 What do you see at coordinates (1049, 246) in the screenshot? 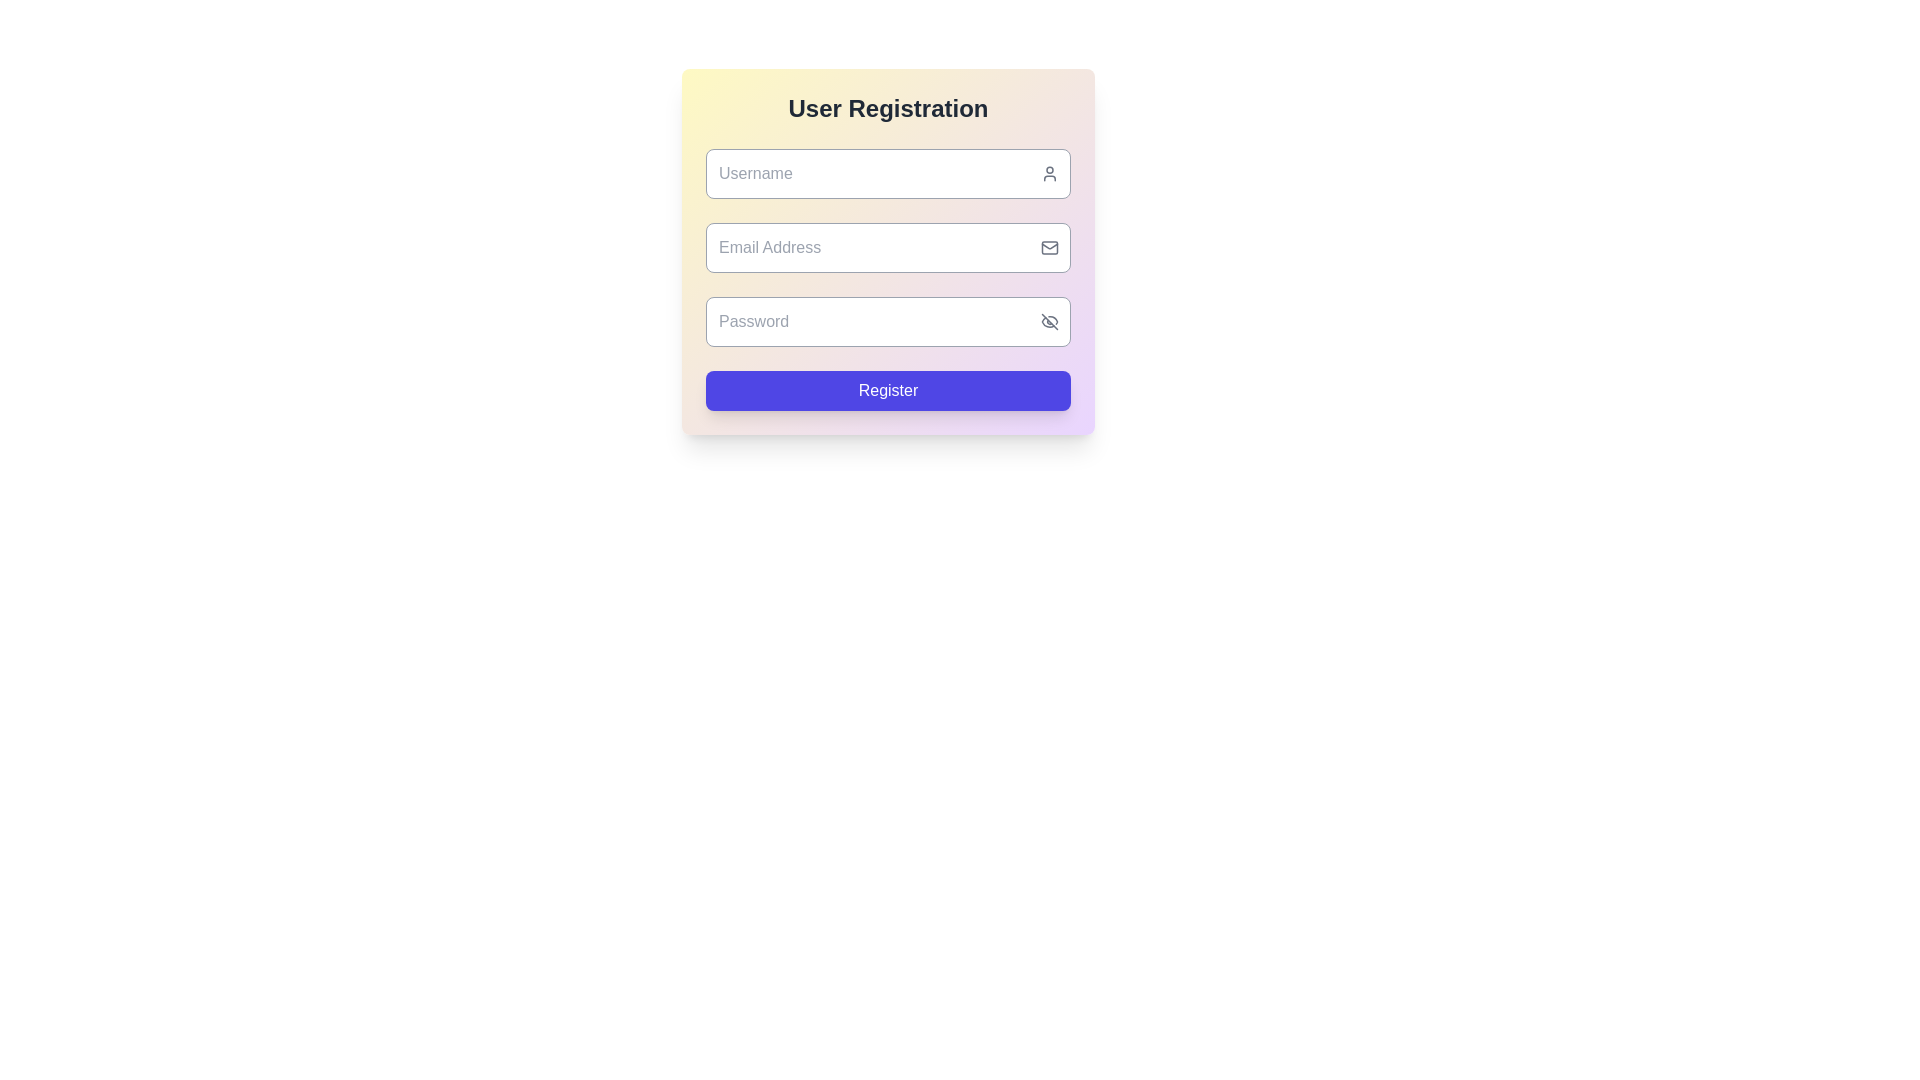
I see `the topmost rectangular SVG shape element that is part of the envelope illustration for the 'Email Address' input field, positioned to the right of the text entry area` at bounding box center [1049, 246].